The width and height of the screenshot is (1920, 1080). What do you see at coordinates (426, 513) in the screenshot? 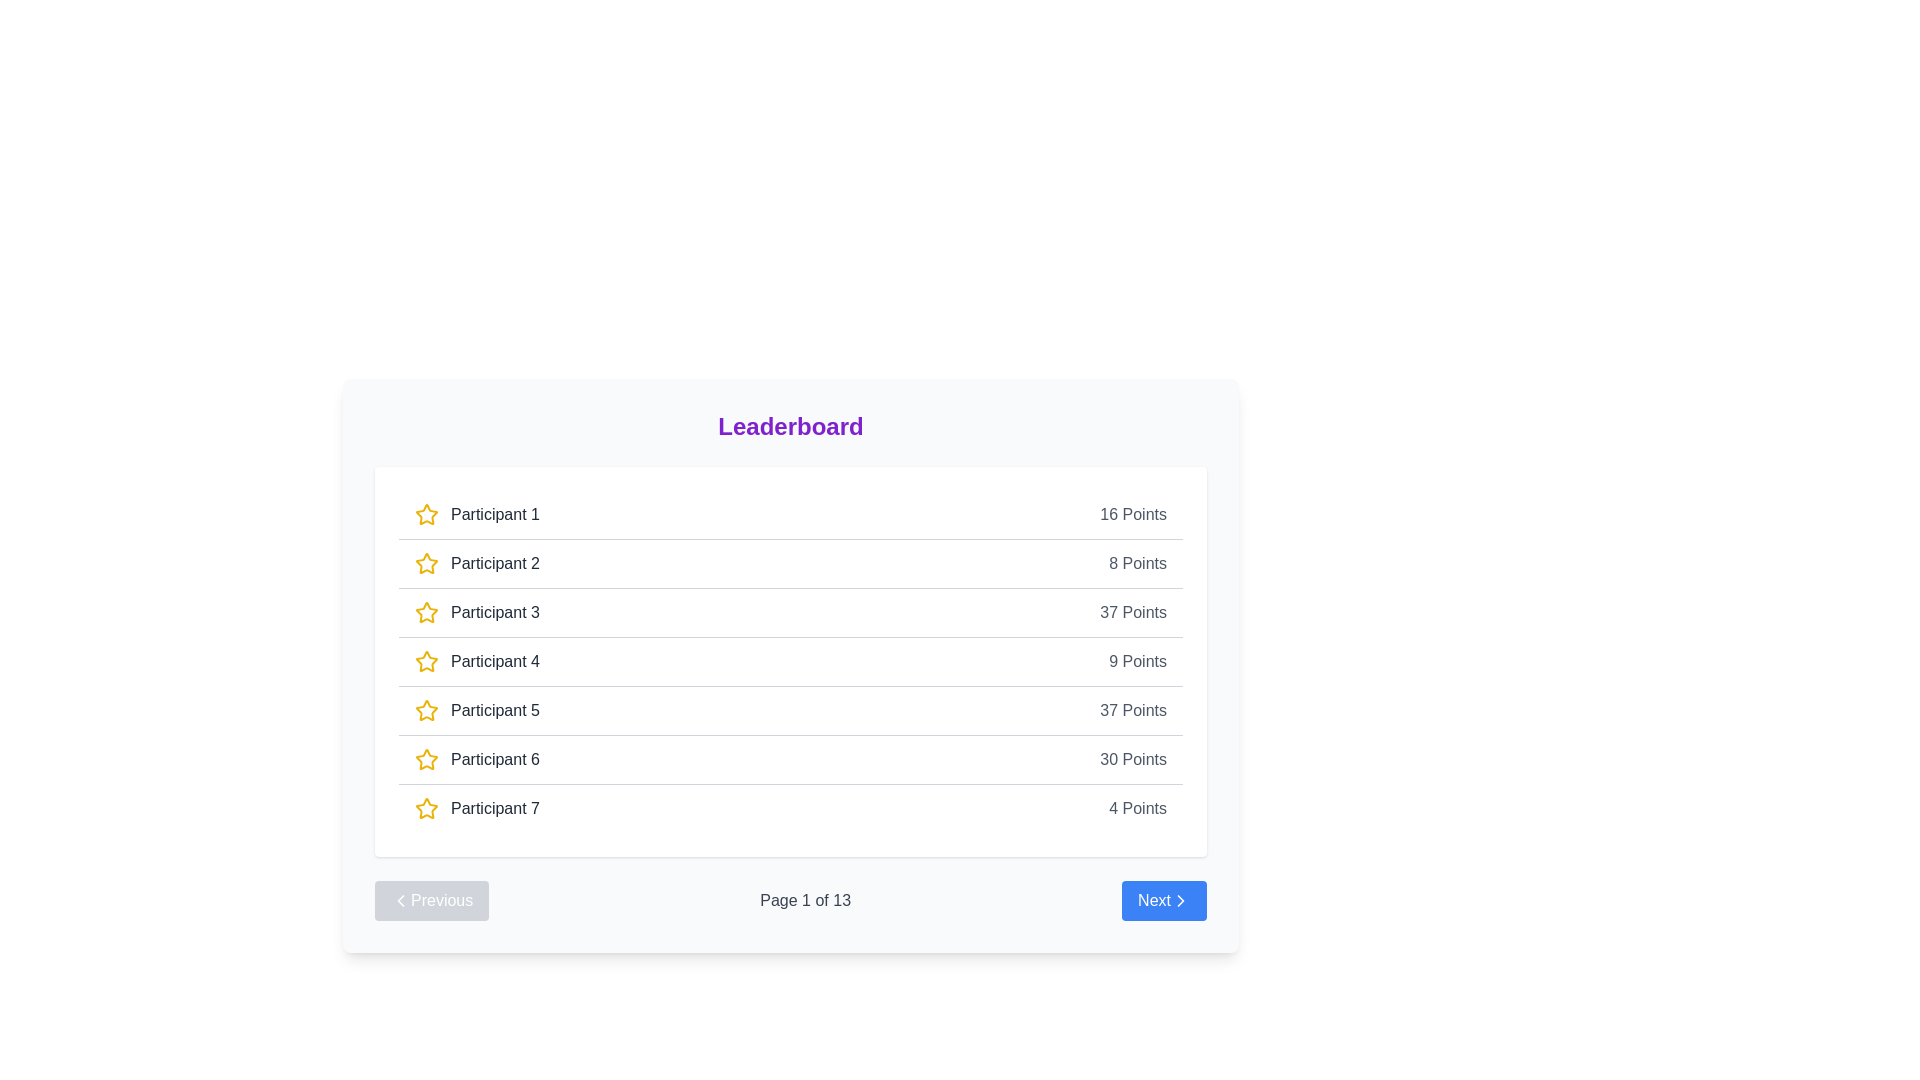
I see `the star-shaped icon with a yellow border and hollow center, which is the second entry in the leaderboard table below the header 'Leaderboard'` at bounding box center [426, 513].